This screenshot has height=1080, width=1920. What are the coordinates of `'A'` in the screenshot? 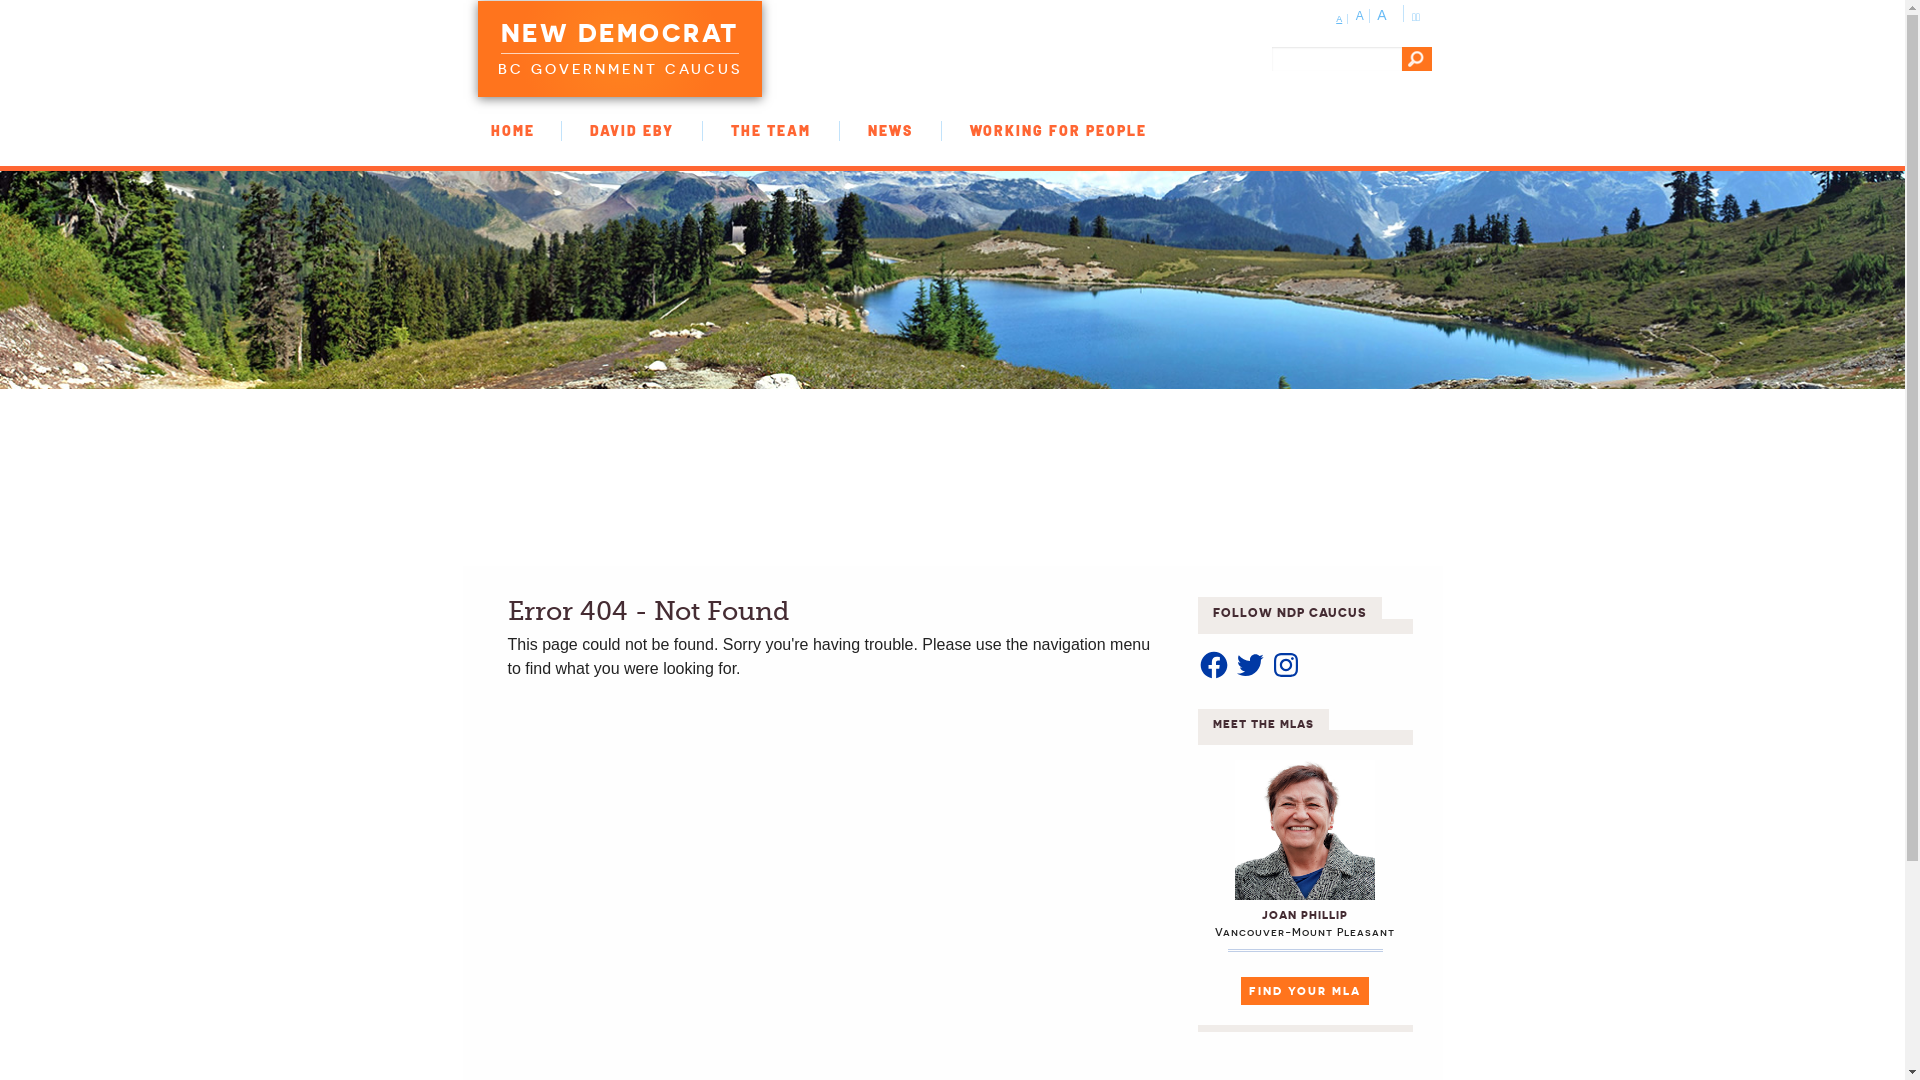 It's located at (1335, 19).